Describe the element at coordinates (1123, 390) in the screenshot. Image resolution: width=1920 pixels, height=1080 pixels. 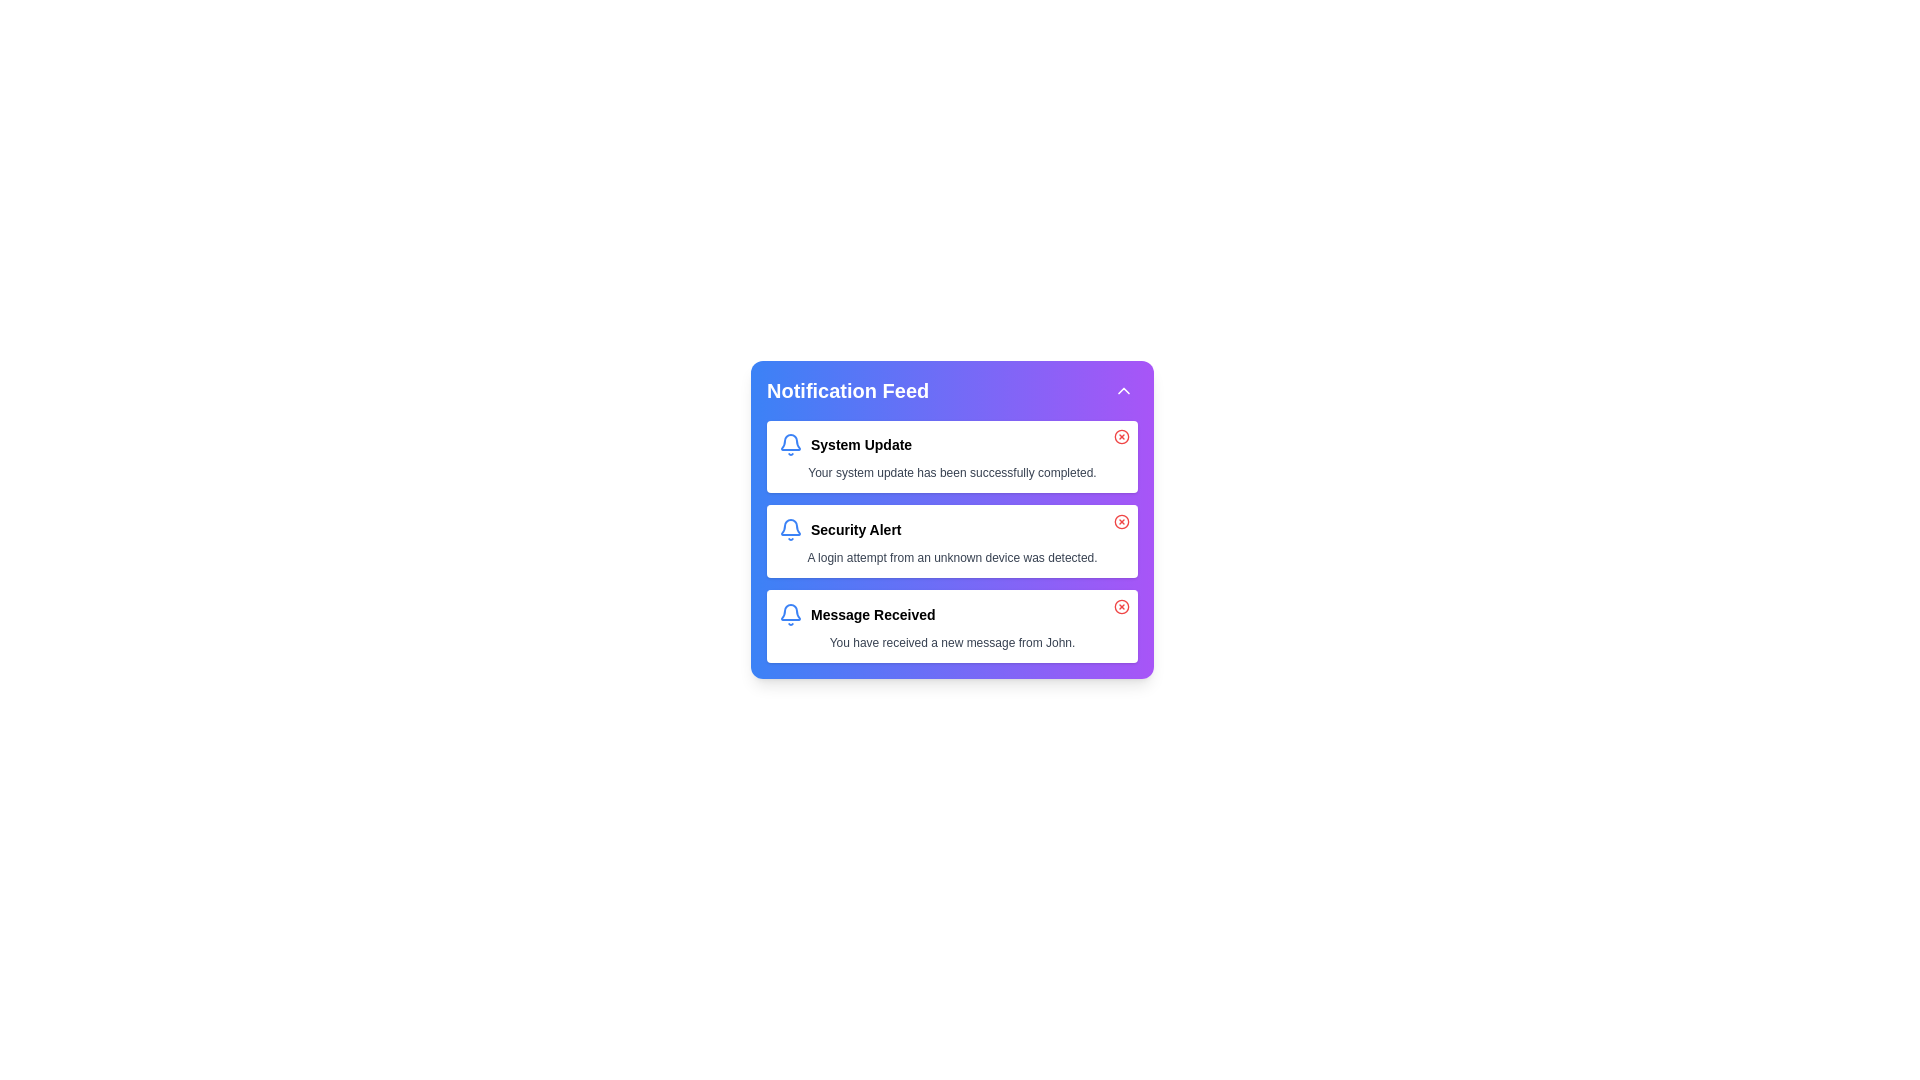
I see `the chevron-shaped icon resembling an upward arrow located in the top-right corner of the notification widget` at that location.